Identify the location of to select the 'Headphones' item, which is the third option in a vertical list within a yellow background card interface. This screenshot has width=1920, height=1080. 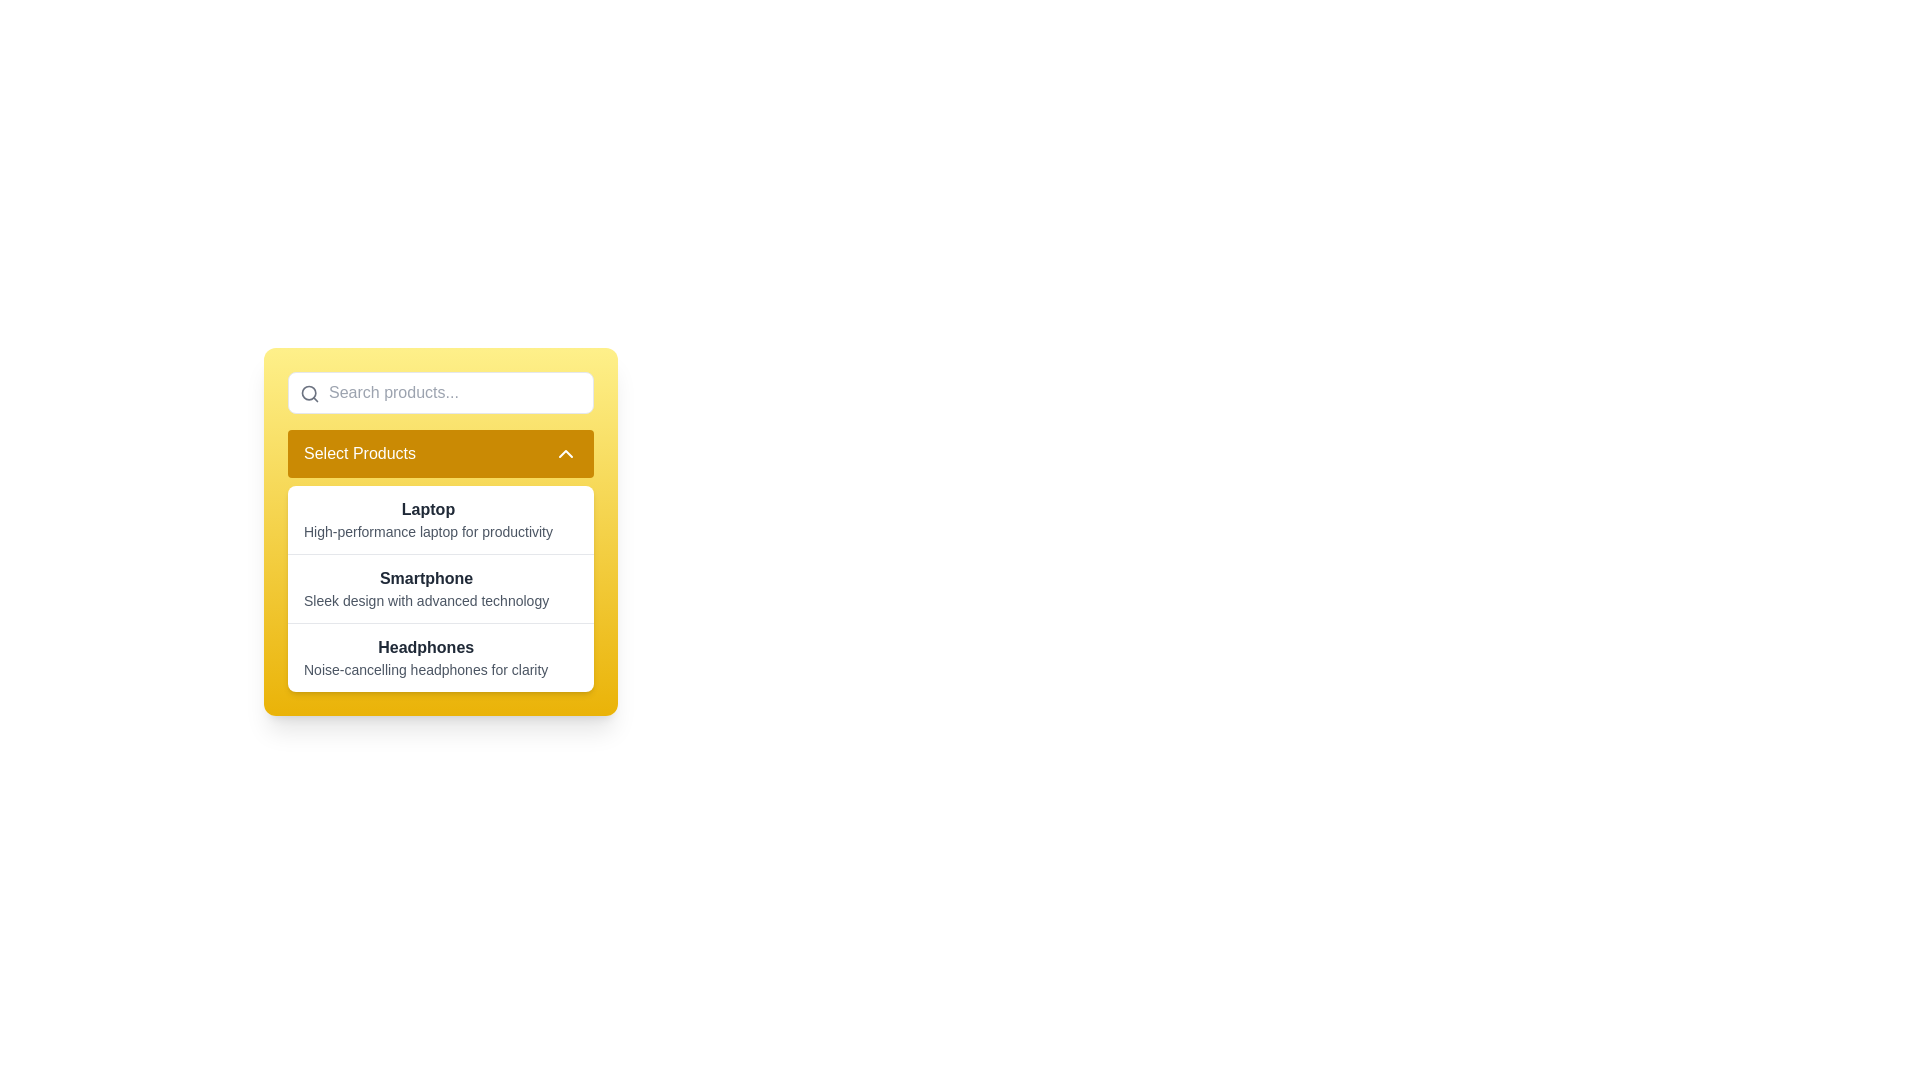
(440, 656).